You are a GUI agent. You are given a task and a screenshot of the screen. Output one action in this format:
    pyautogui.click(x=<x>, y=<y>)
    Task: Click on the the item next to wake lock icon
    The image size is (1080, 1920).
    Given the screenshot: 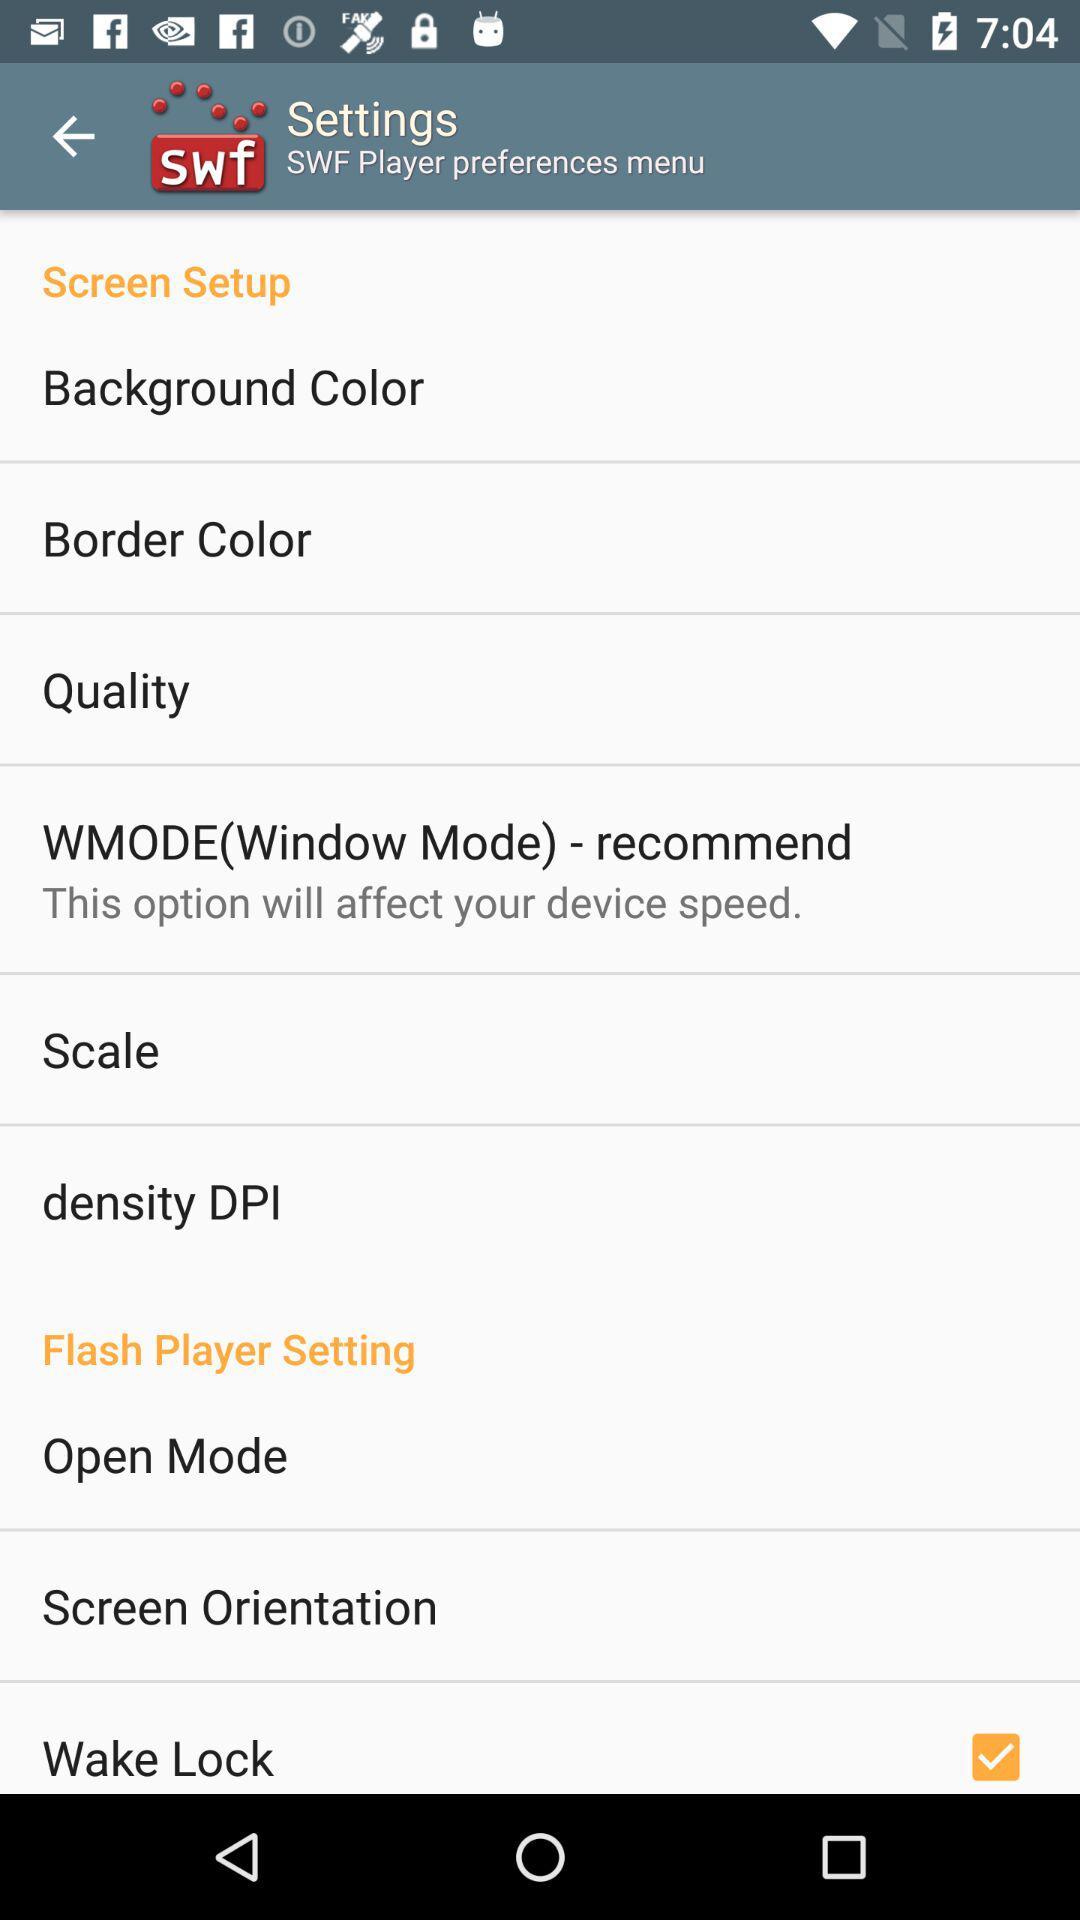 What is the action you would take?
    pyautogui.click(x=995, y=1753)
    